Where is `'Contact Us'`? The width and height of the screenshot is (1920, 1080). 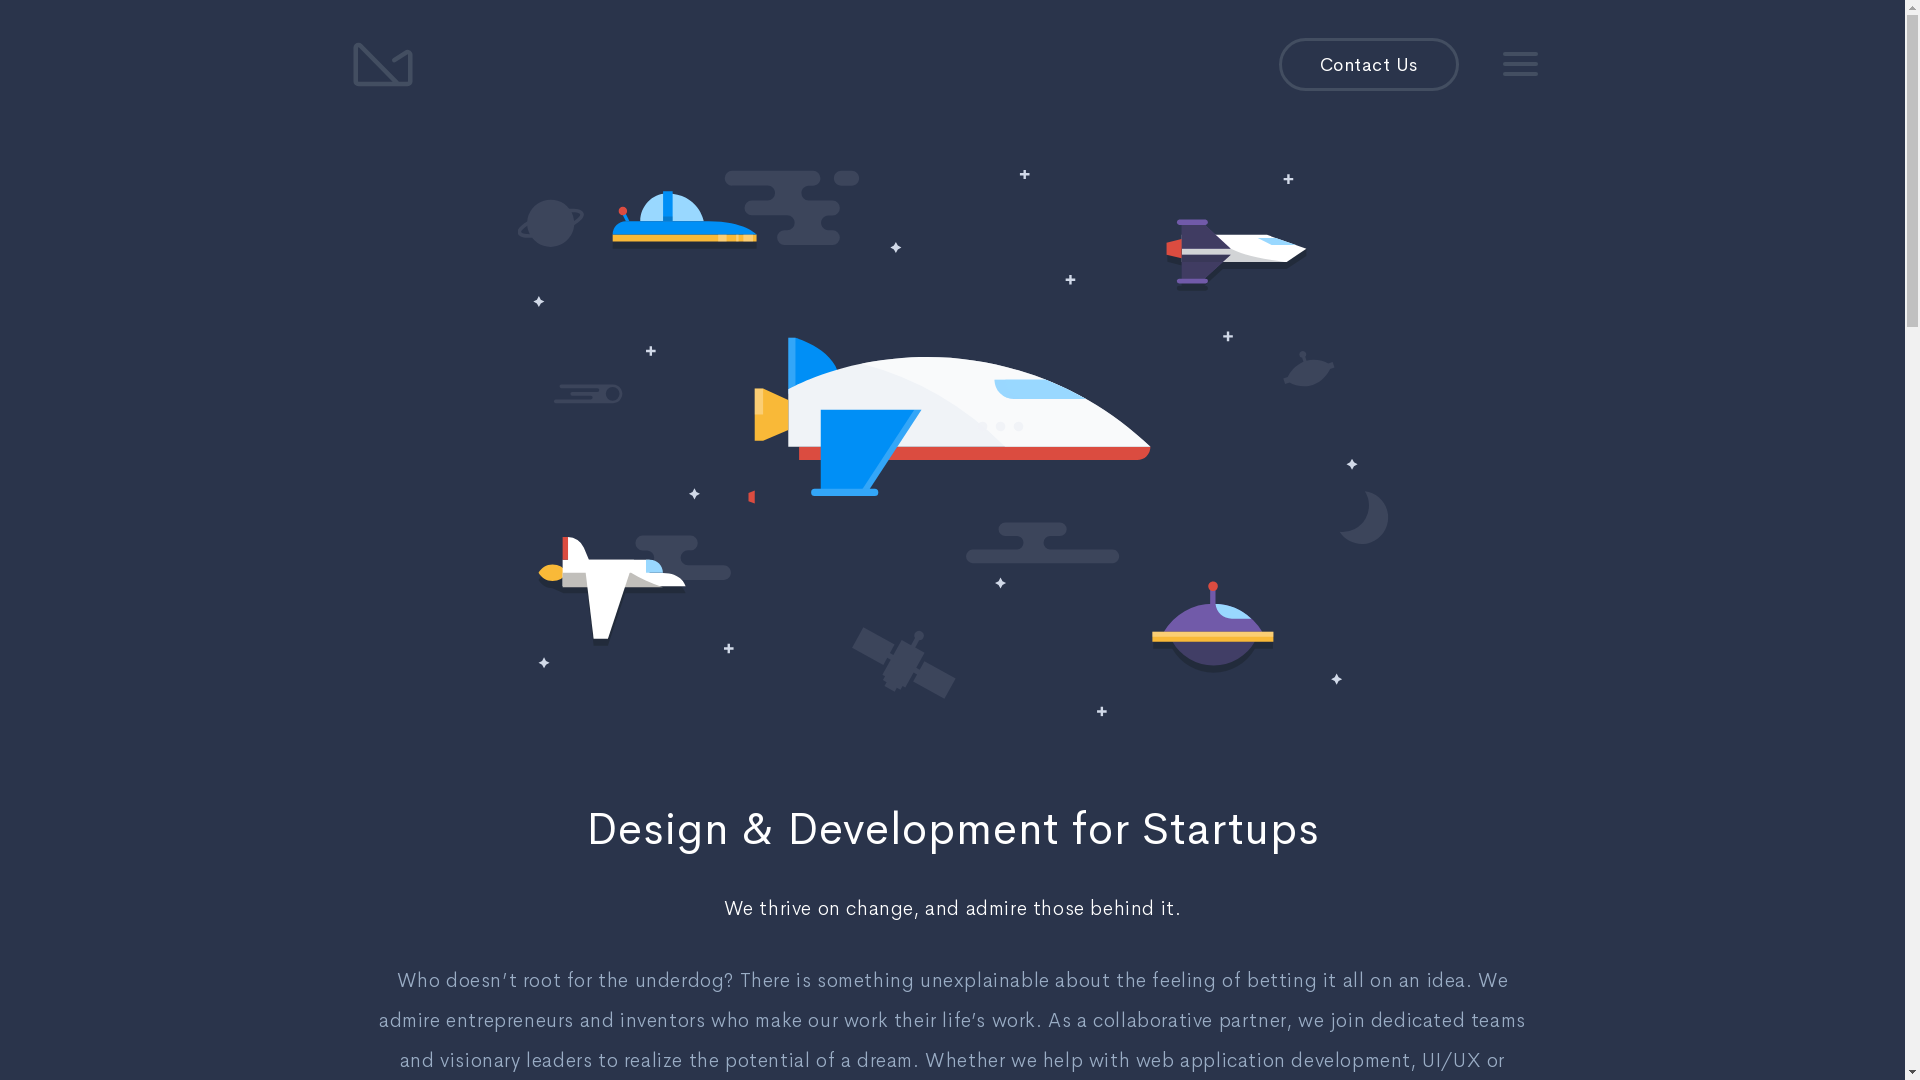 'Contact Us' is located at coordinates (1367, 64).